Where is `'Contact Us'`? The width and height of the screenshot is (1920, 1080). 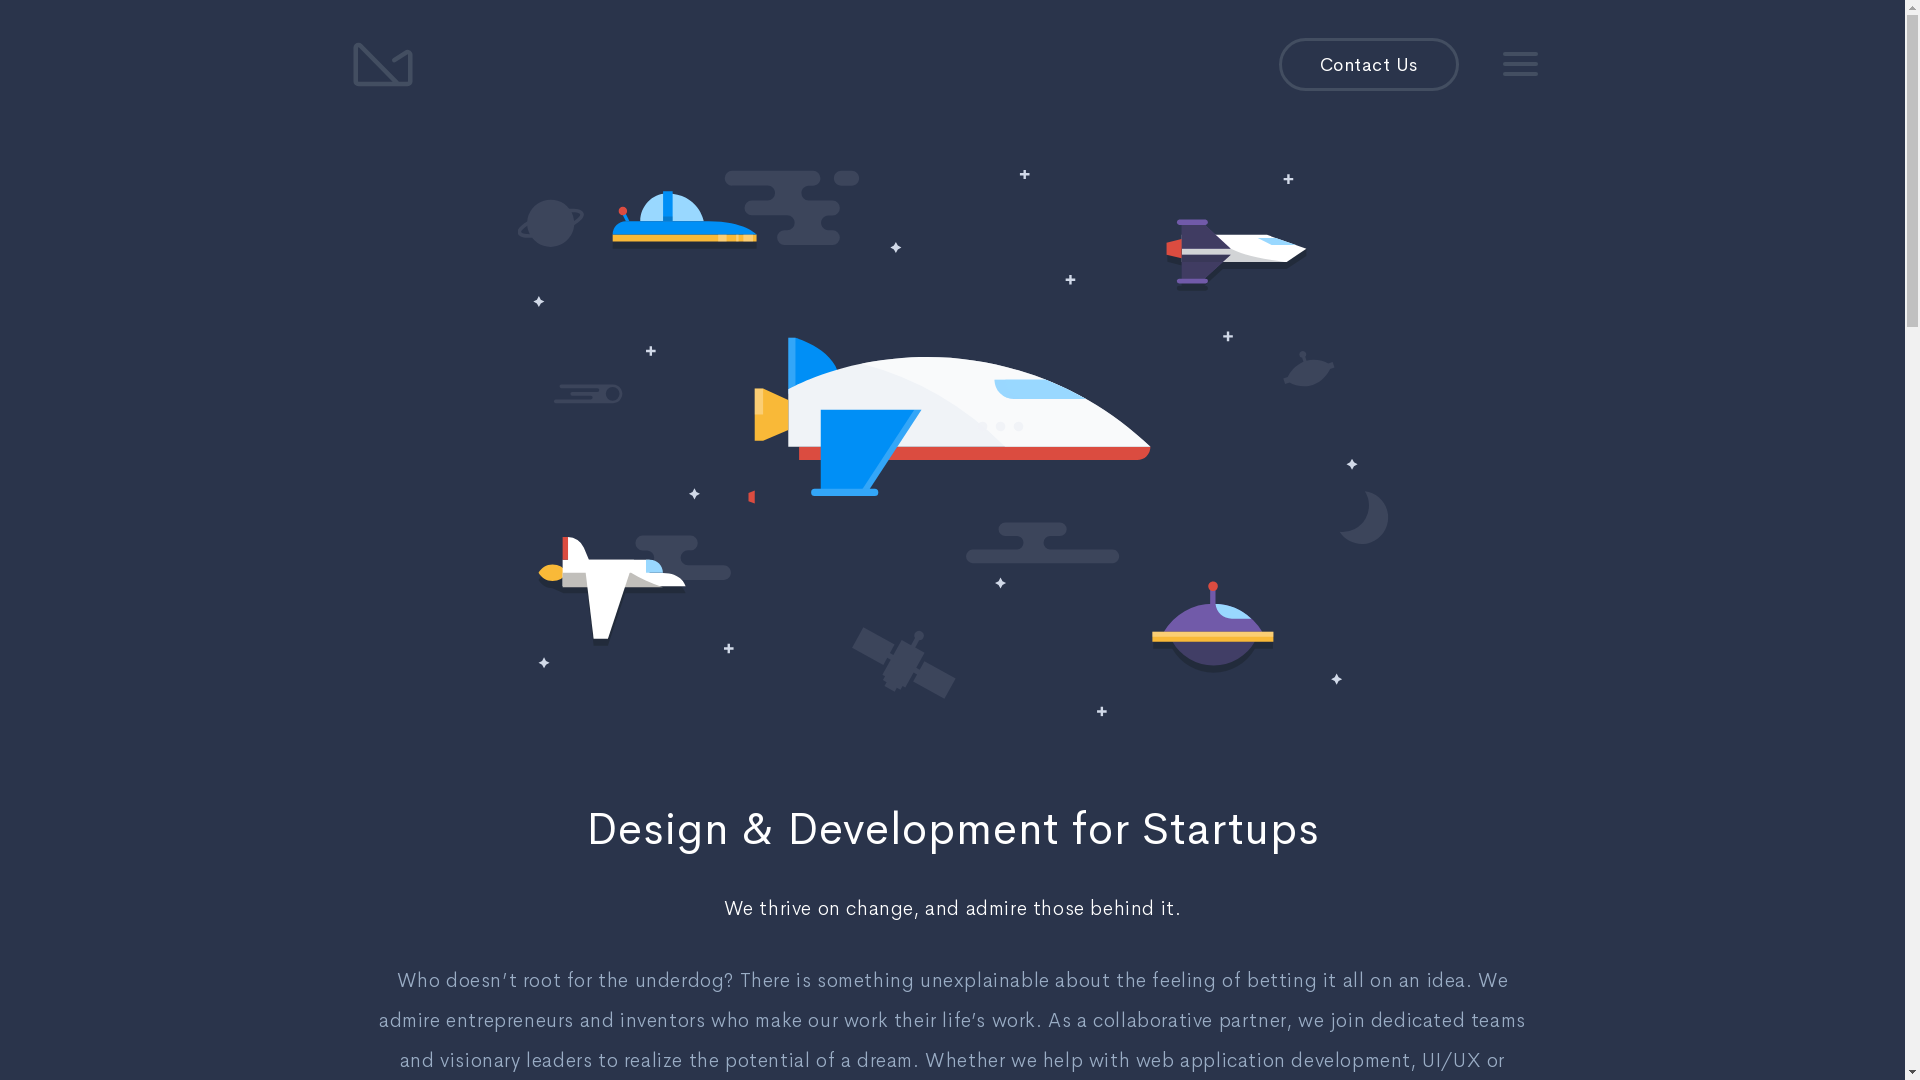 'Contact Us' is located at coordinates (1367, 64).